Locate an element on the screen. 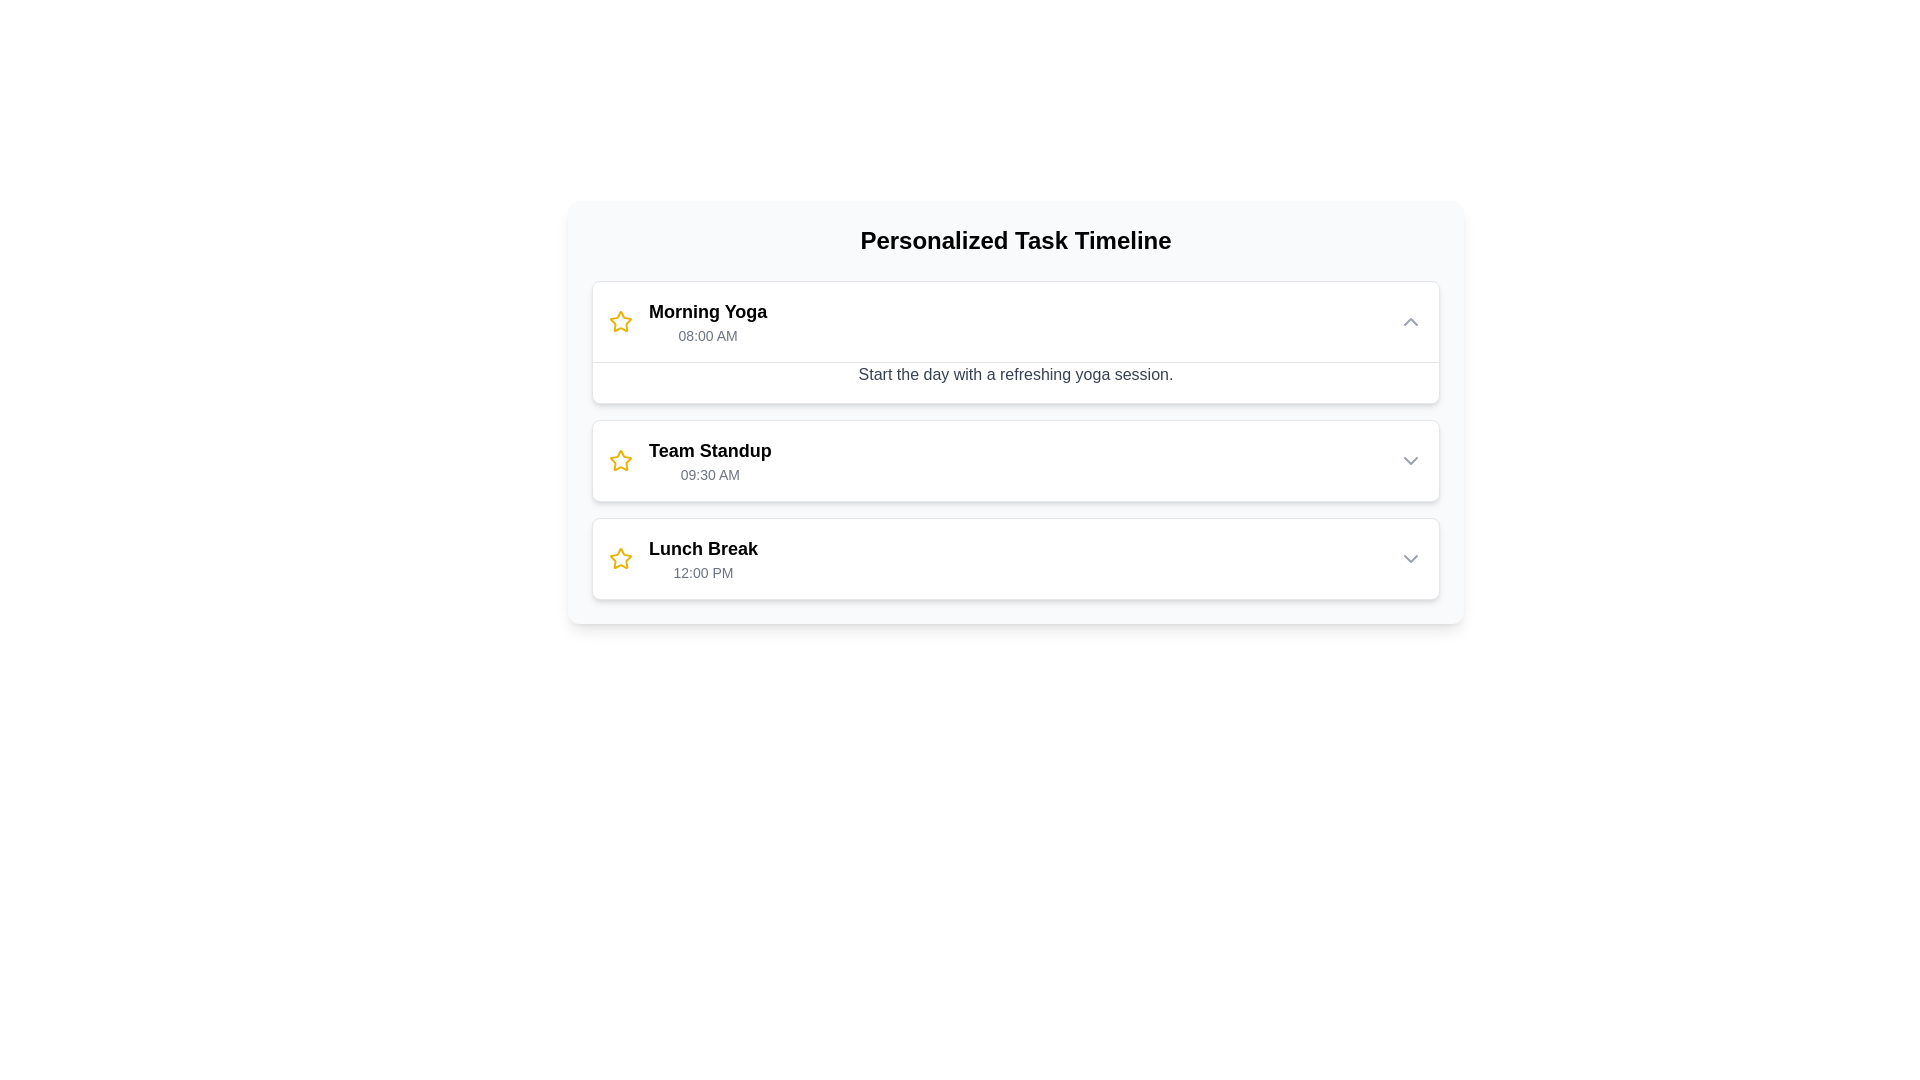 This screenshot has width=1920, height=1080. descriptive text block displaying 'Start the day with a refreshing yoga session.' located in the middle section of the 'Morning Yoga' task box on the timeline interface is located at coordinates (1016, 374).